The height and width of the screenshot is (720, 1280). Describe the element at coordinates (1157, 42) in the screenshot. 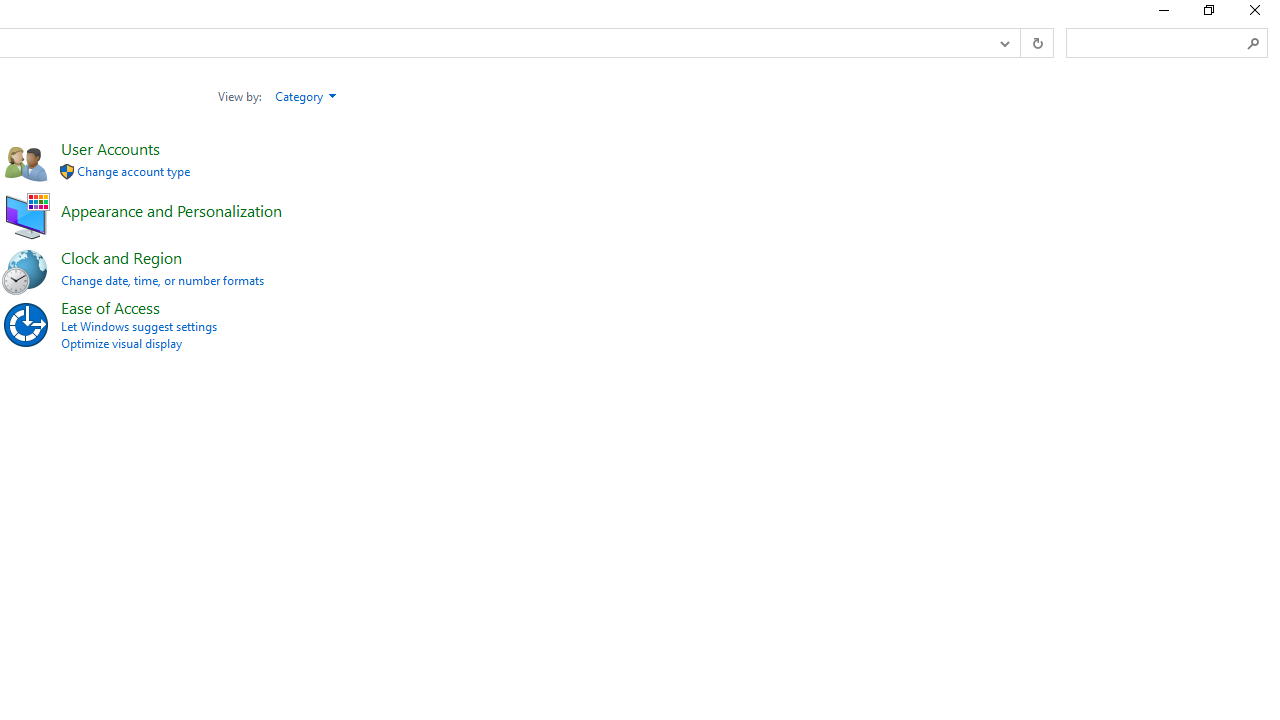

I see `'Search Box'` at that location.